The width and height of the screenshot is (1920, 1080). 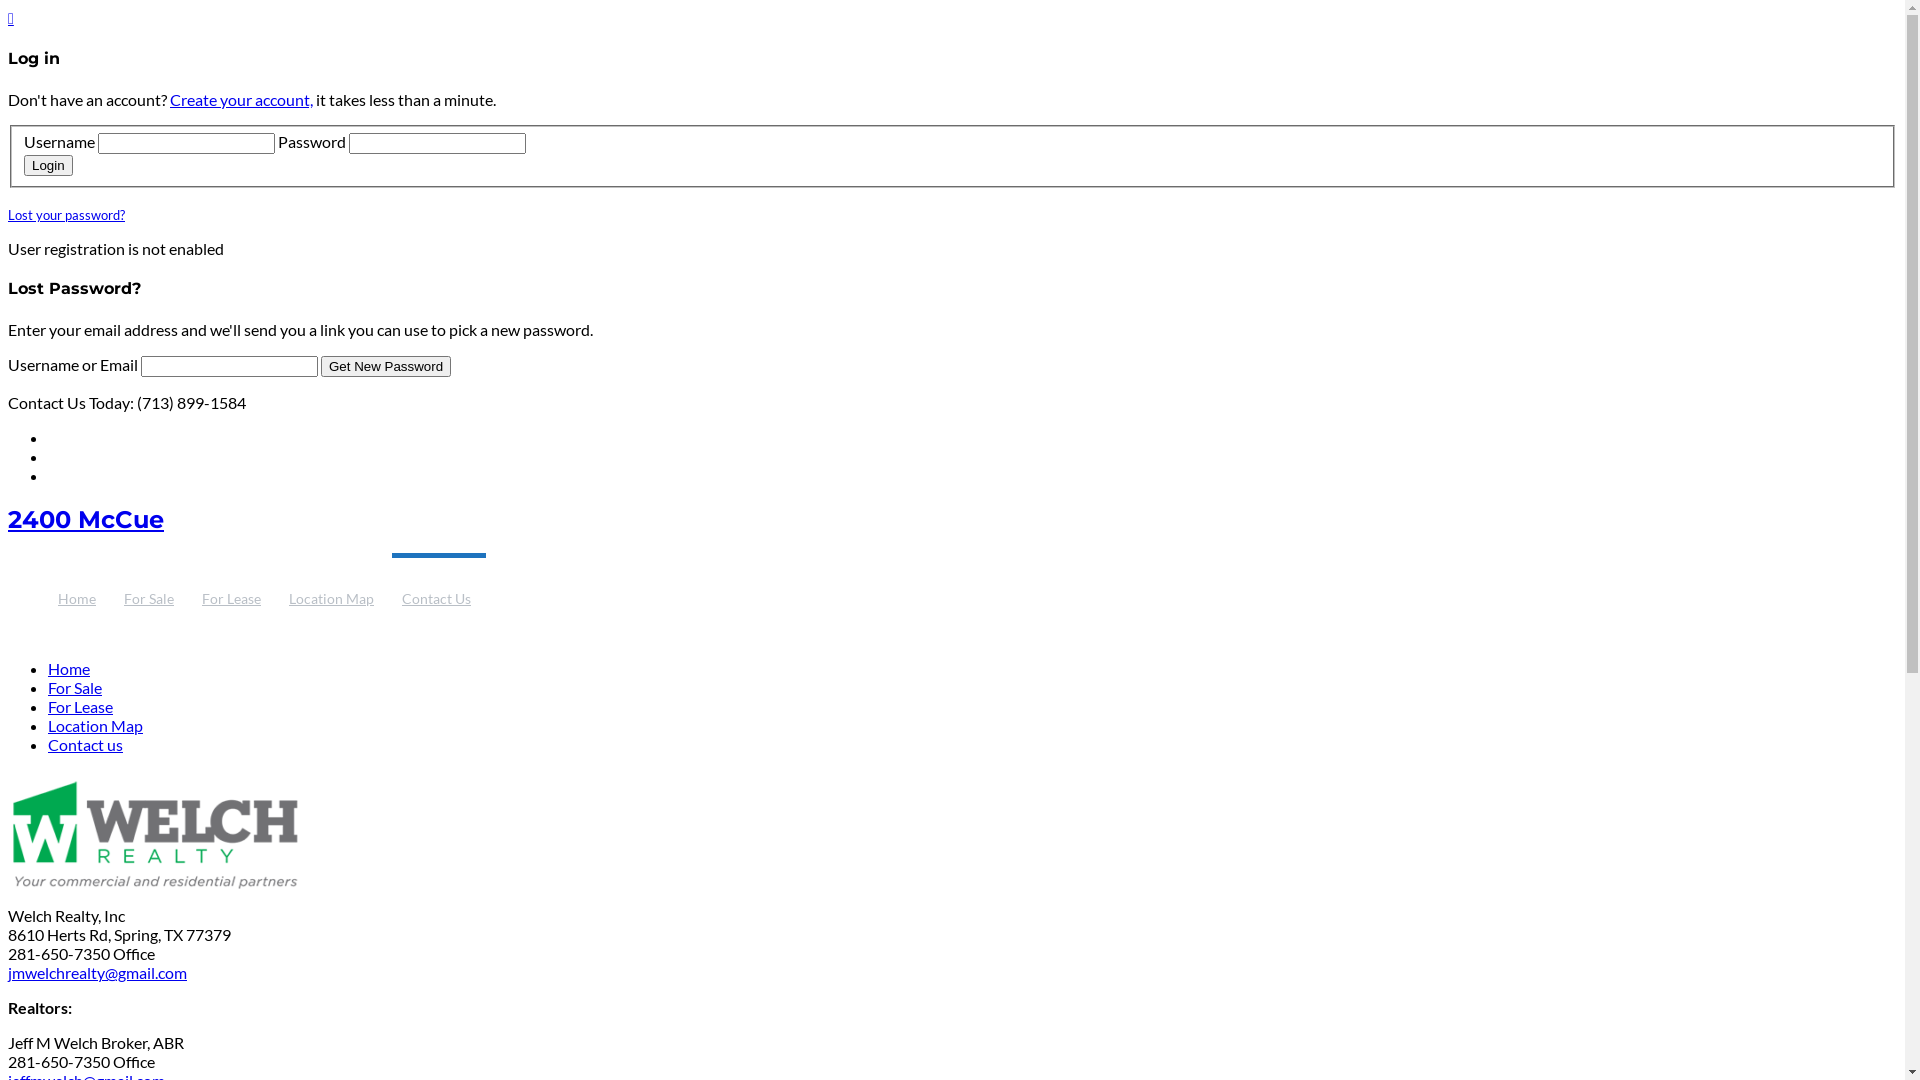 I want to click on 'For Lease', so click(x=80, y=705).